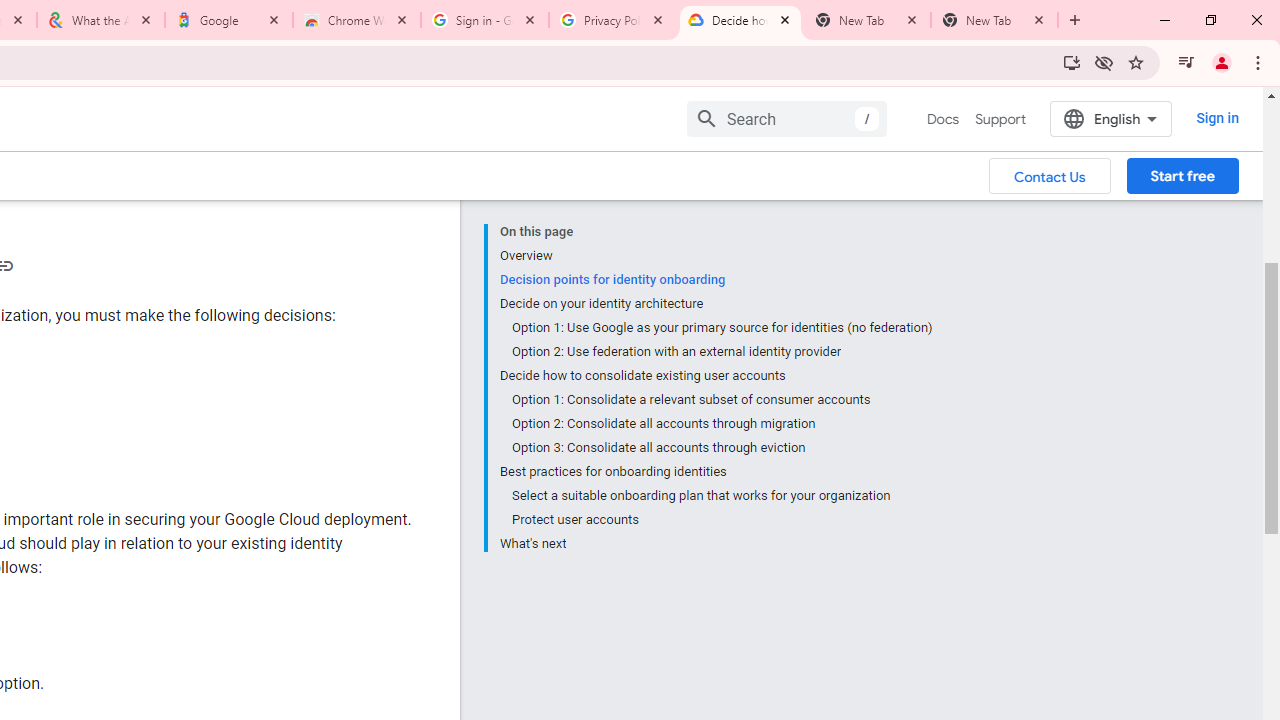 This screenshot has width=1280, height=720. Describe the element at coordinates (720, 399) in the screenshot. I see `'Option 1: Consolidate a relevant subset of consumer accounts'` at that location.